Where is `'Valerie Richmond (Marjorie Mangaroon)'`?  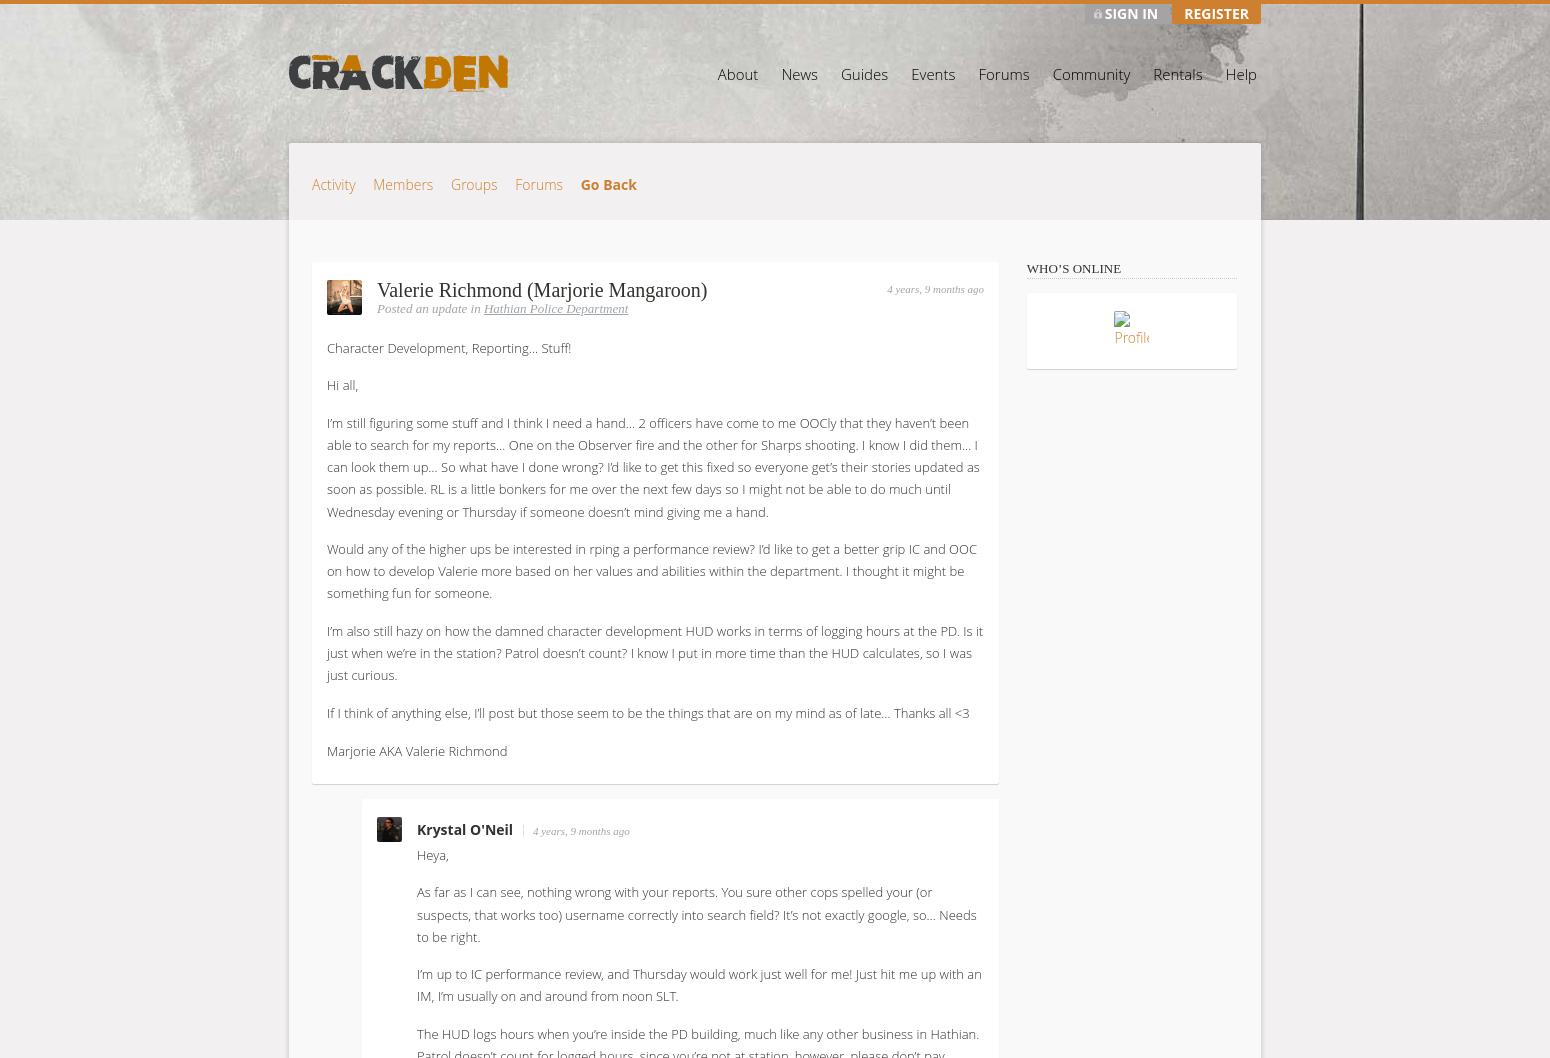
'Valerie Richmond (Marjorie Mangaroon)' is located at coordinates (541, 288).